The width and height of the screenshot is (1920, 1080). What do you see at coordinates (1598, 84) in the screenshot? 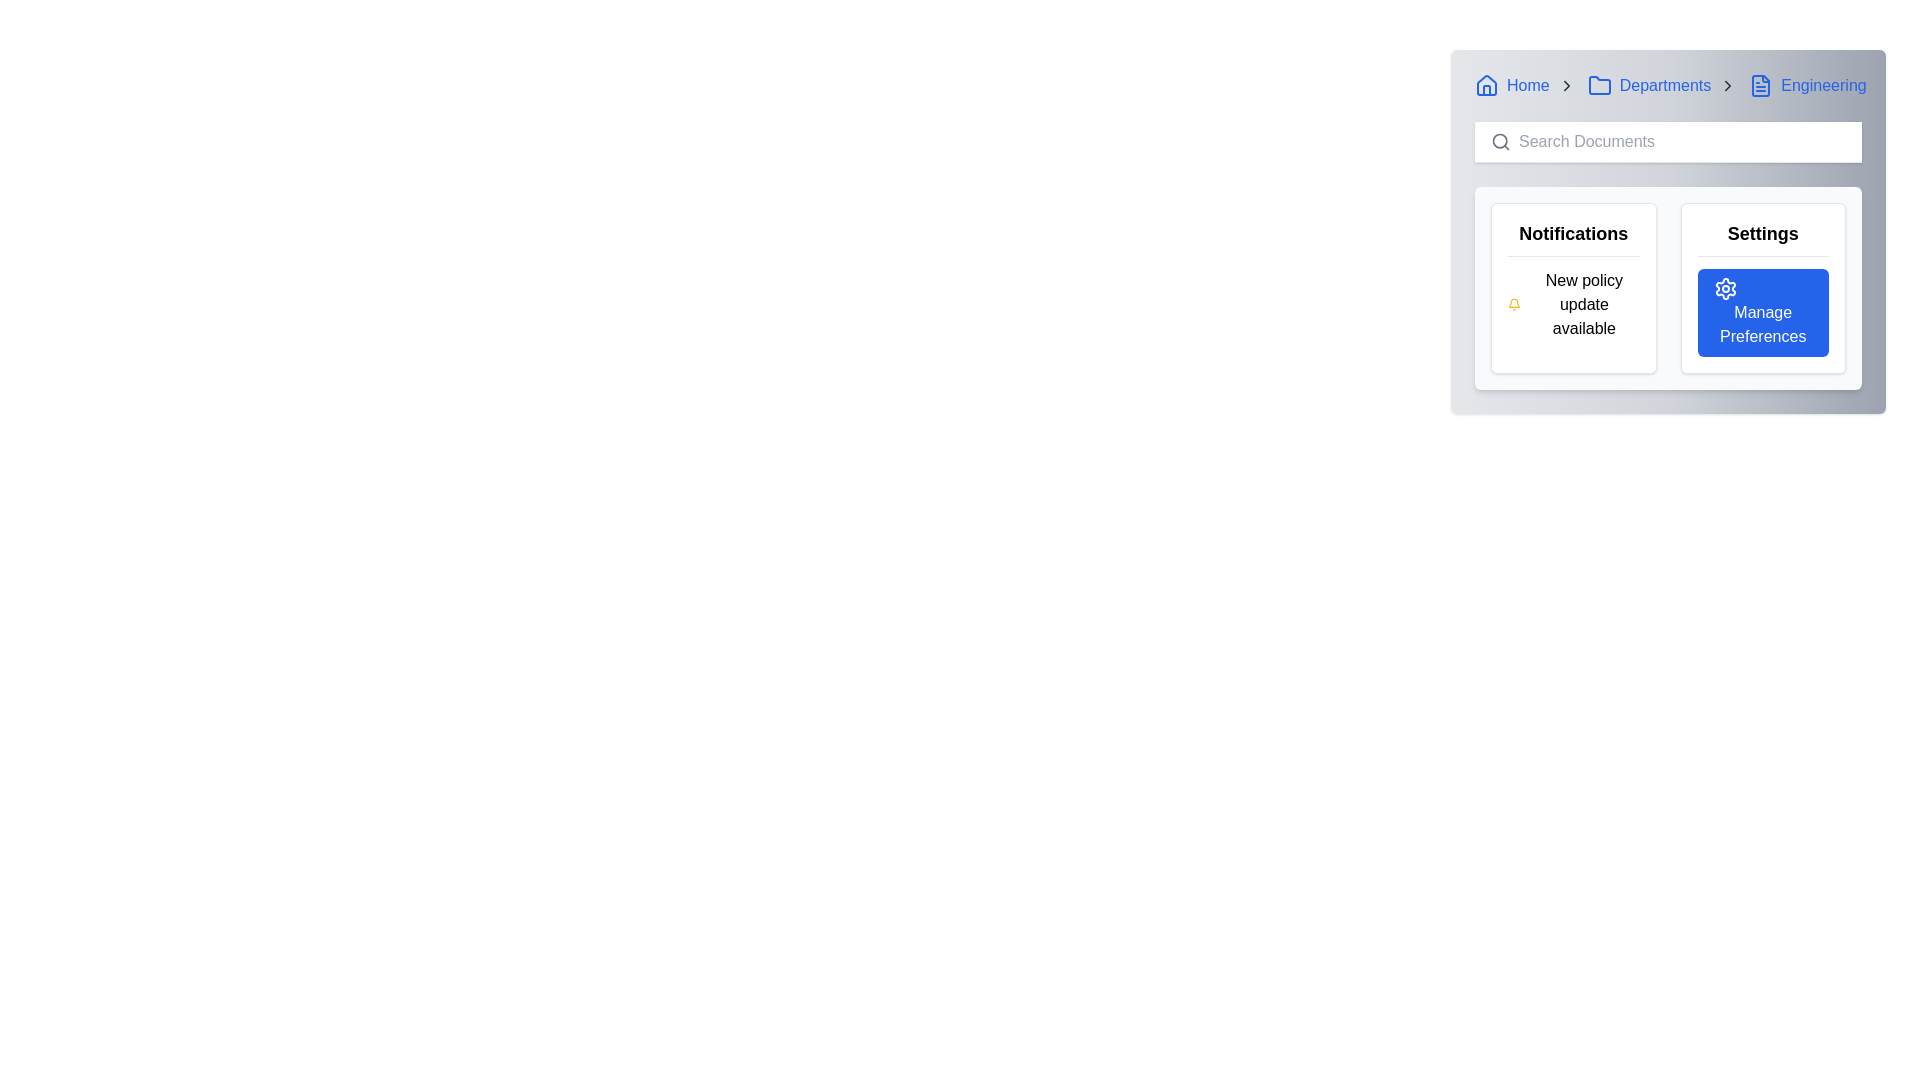
I see `the breadcrumb navigation icon located between the home icon on the left and the document icon on the right` at bounding box center [1598, 84].